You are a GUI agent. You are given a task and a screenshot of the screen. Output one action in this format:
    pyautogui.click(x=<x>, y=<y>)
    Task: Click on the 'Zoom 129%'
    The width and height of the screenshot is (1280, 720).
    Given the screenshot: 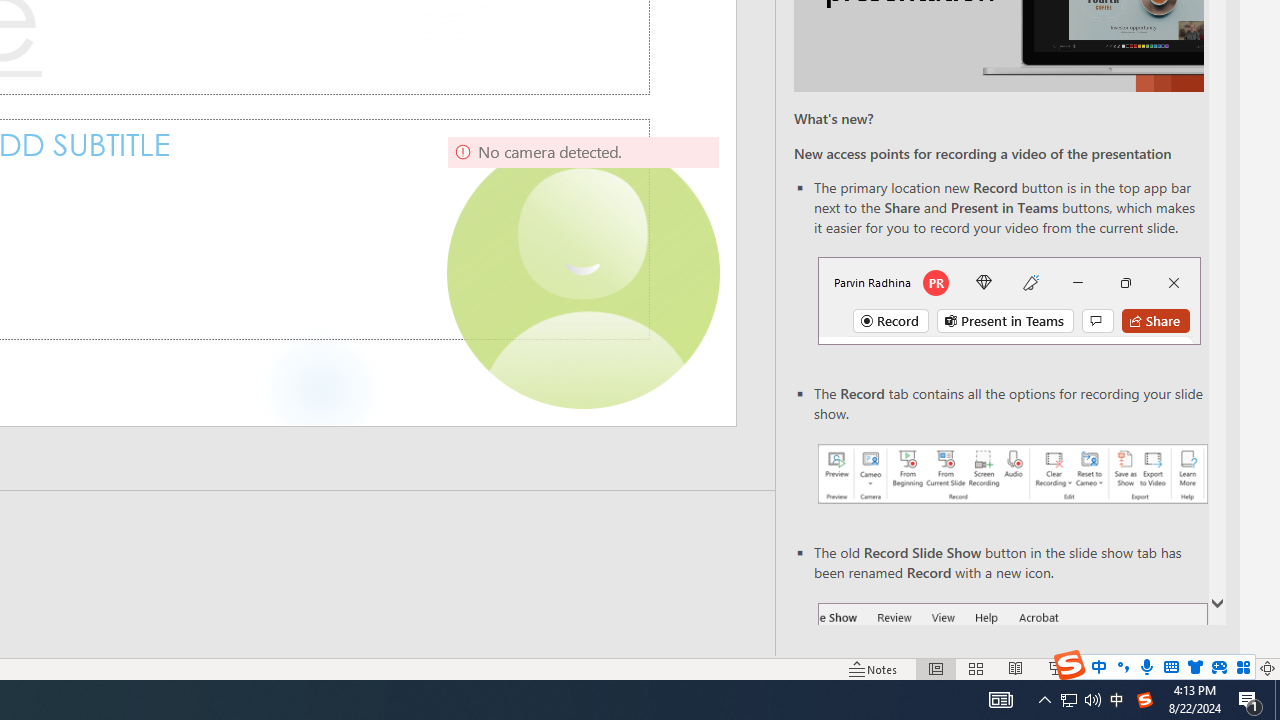 What is the action you would take?
    pyautogui.click(x=1233, y=669)
    